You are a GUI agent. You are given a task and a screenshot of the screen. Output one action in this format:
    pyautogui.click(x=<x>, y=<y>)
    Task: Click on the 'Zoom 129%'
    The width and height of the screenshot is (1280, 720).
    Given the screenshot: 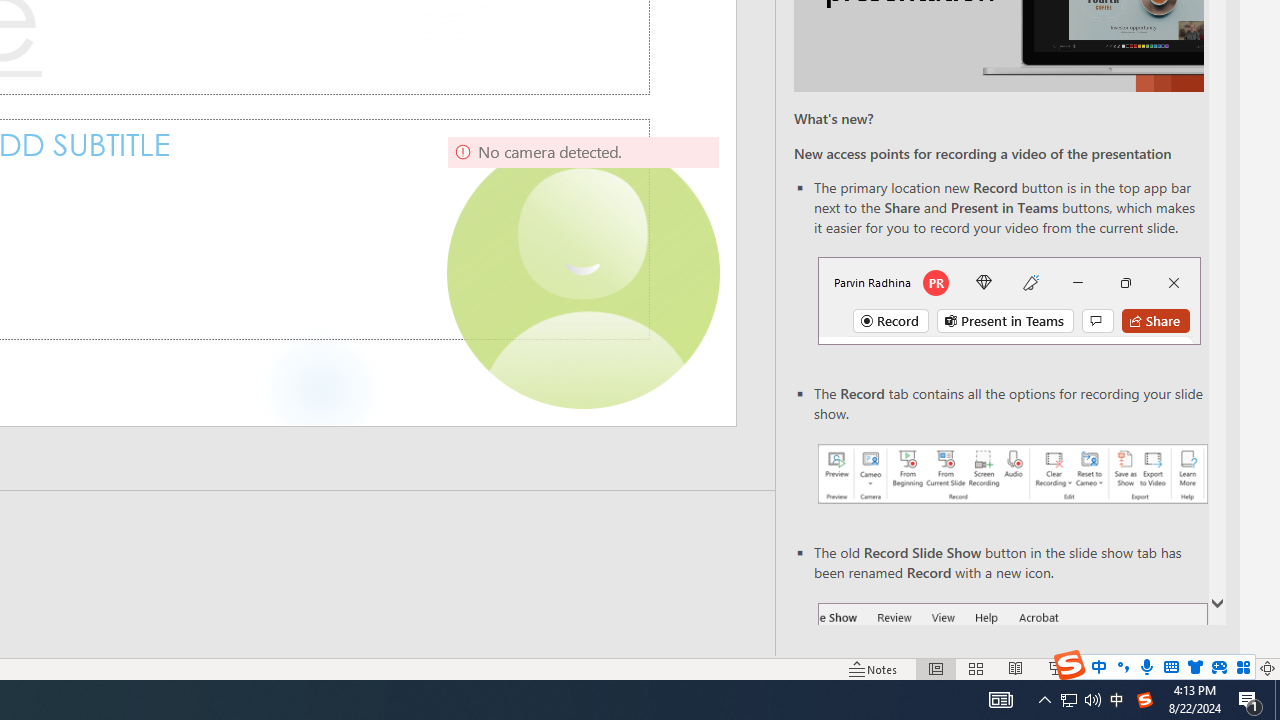 What is the action you would take?
    pyautogui.click(x=1233, y=669)
    